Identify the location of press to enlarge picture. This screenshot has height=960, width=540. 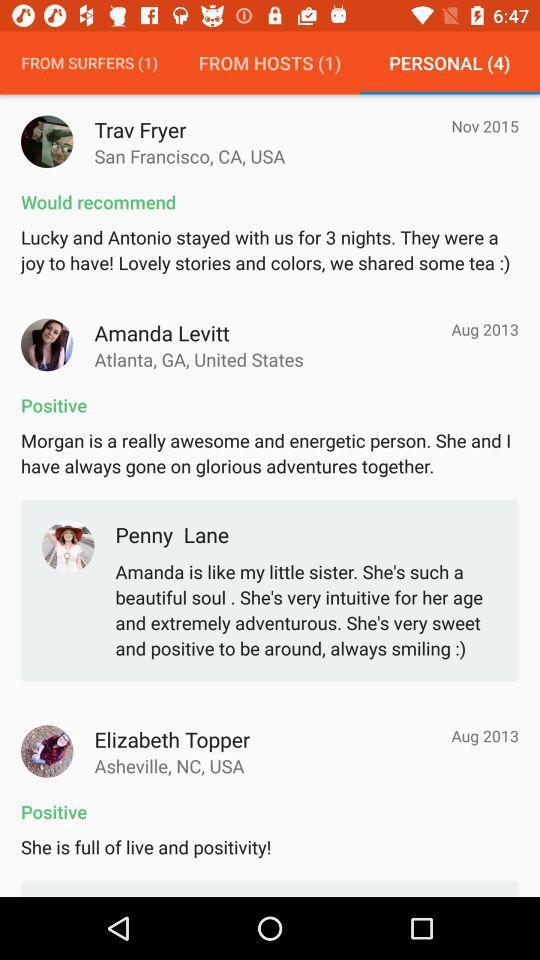
(47, 345).